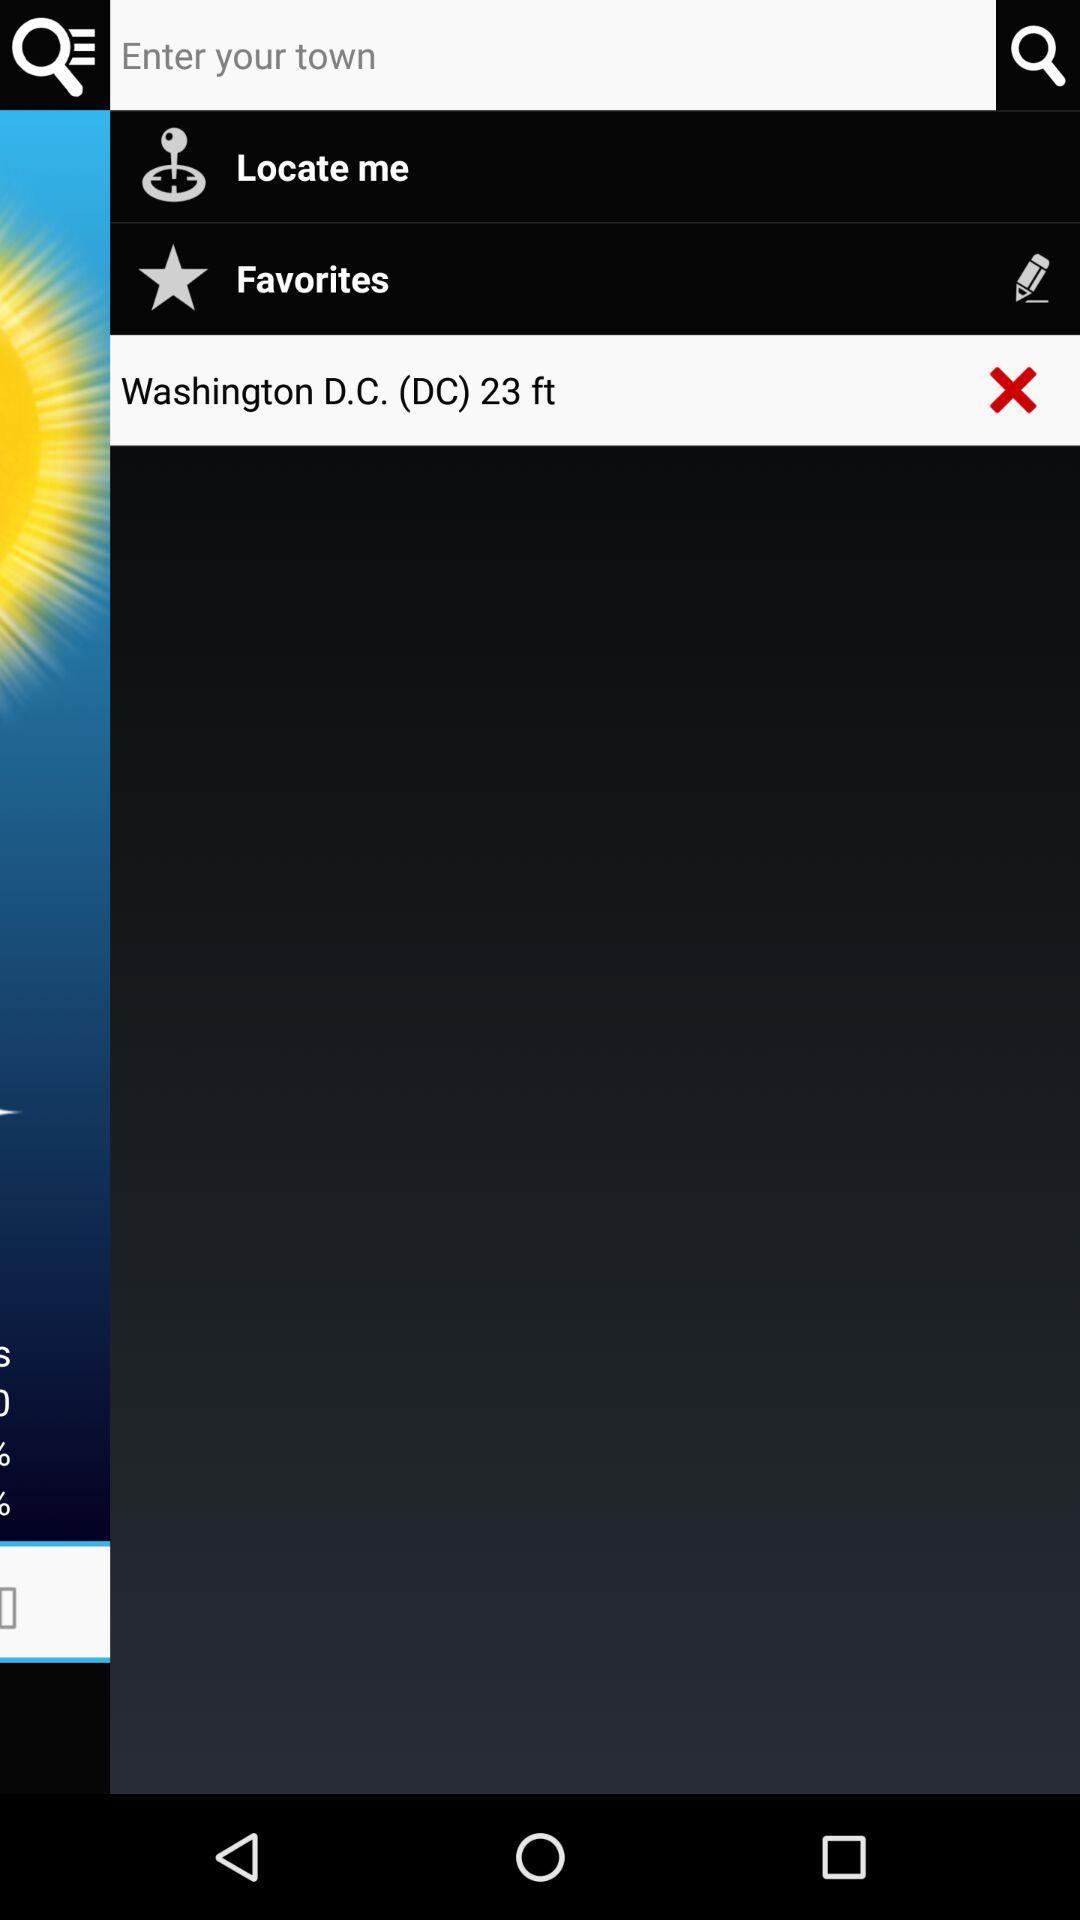  What do you see at coordinates (647, 277) in the screenshot?
I see `item below the locate me app` at bounding box center [647, 277].